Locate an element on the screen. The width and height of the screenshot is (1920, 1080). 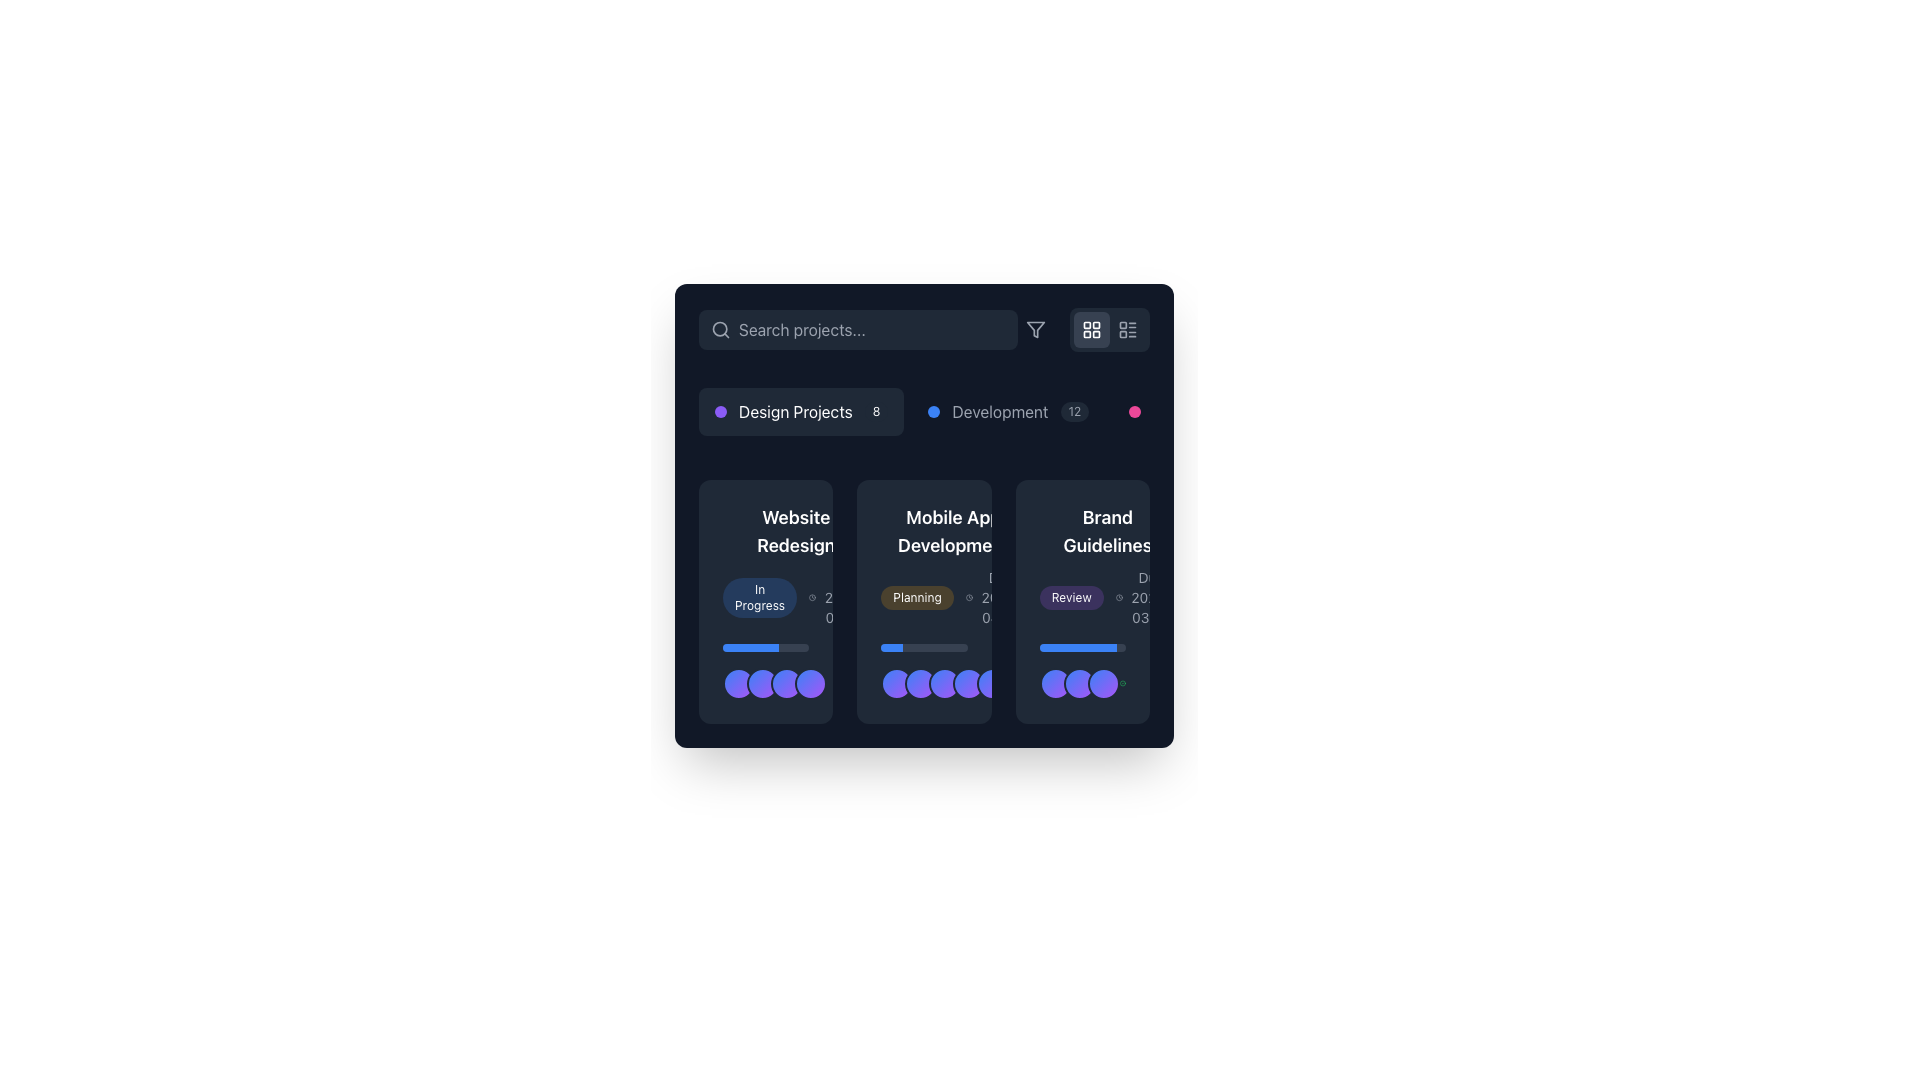
the 'Design Projects' button, which has a dark background, white text, and a violet circular indicator with a badge showing the number '8' is located at coordinates (801, 411).